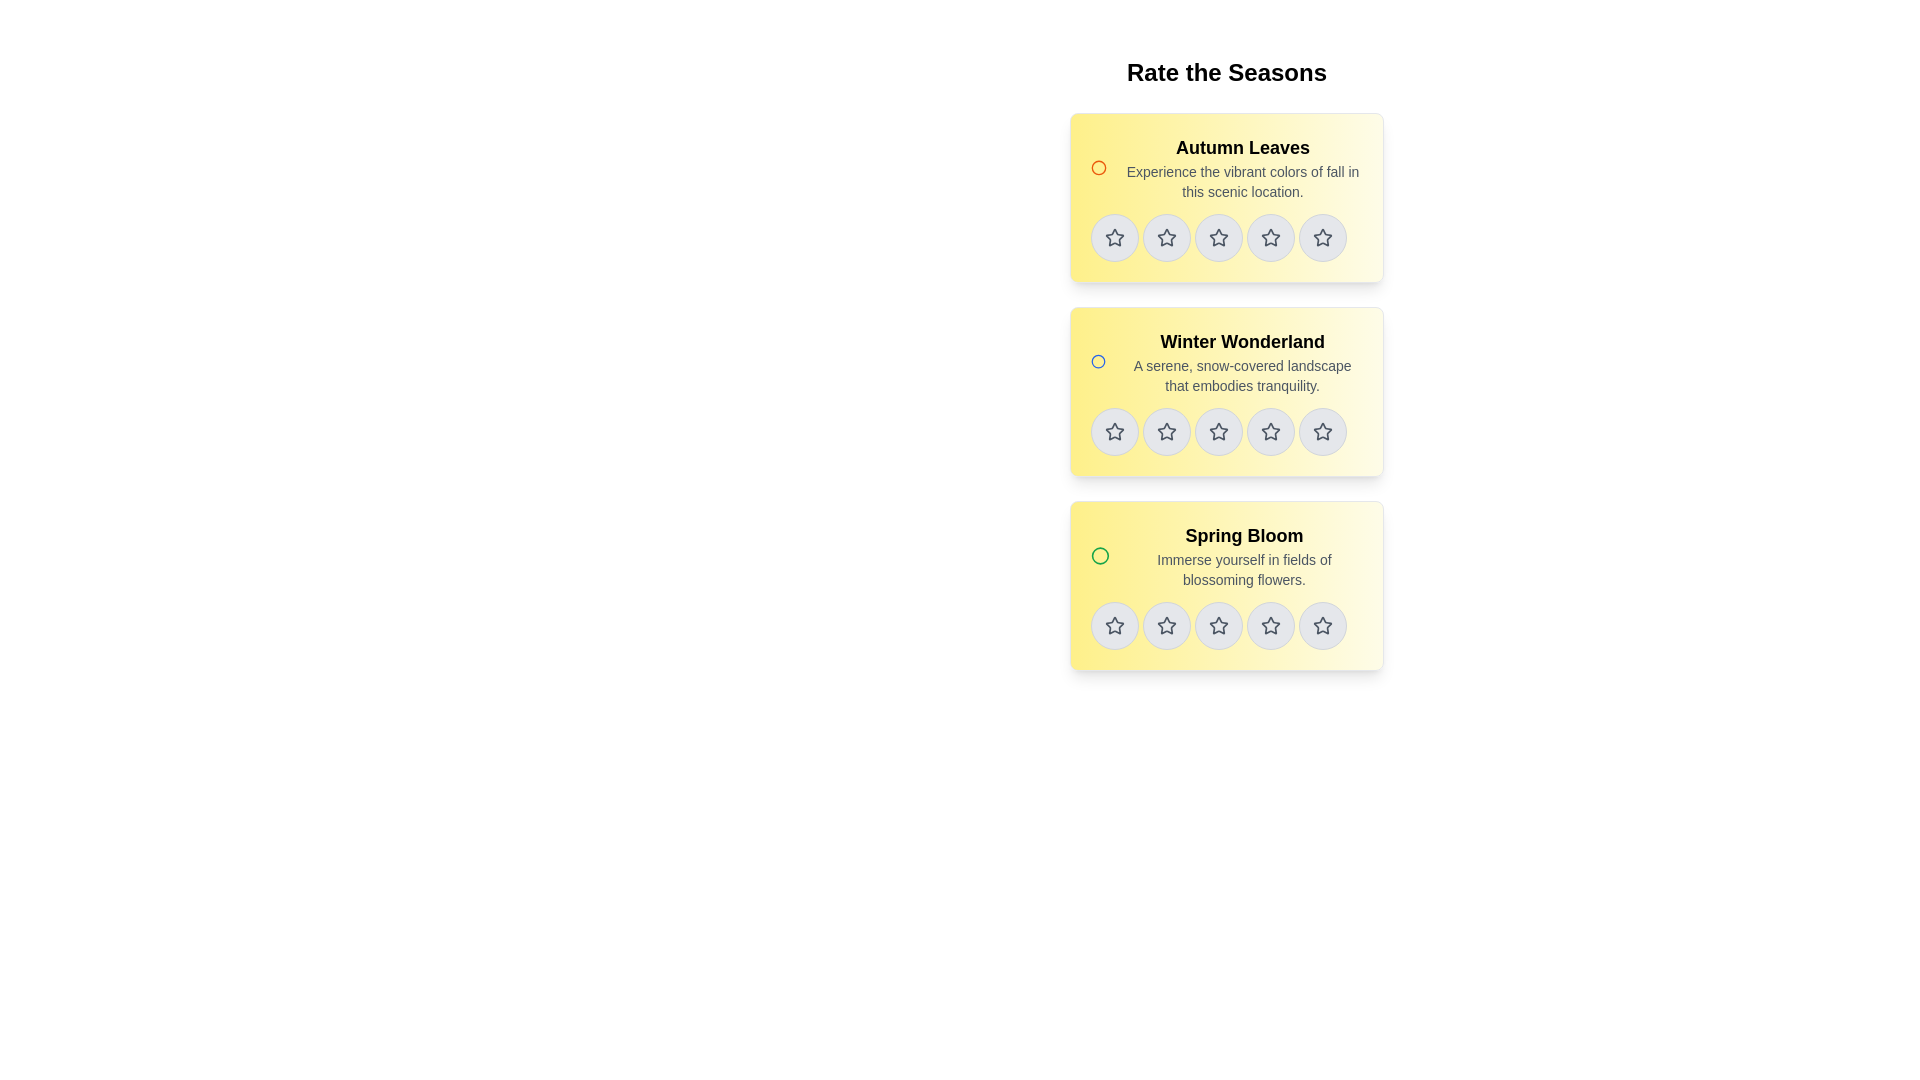 This screenshot has height=1080, width=1920. I want to click on properties of the inner Circle SVG element located at the center of the 'Spring Bloom' card, so click(1099, 555).